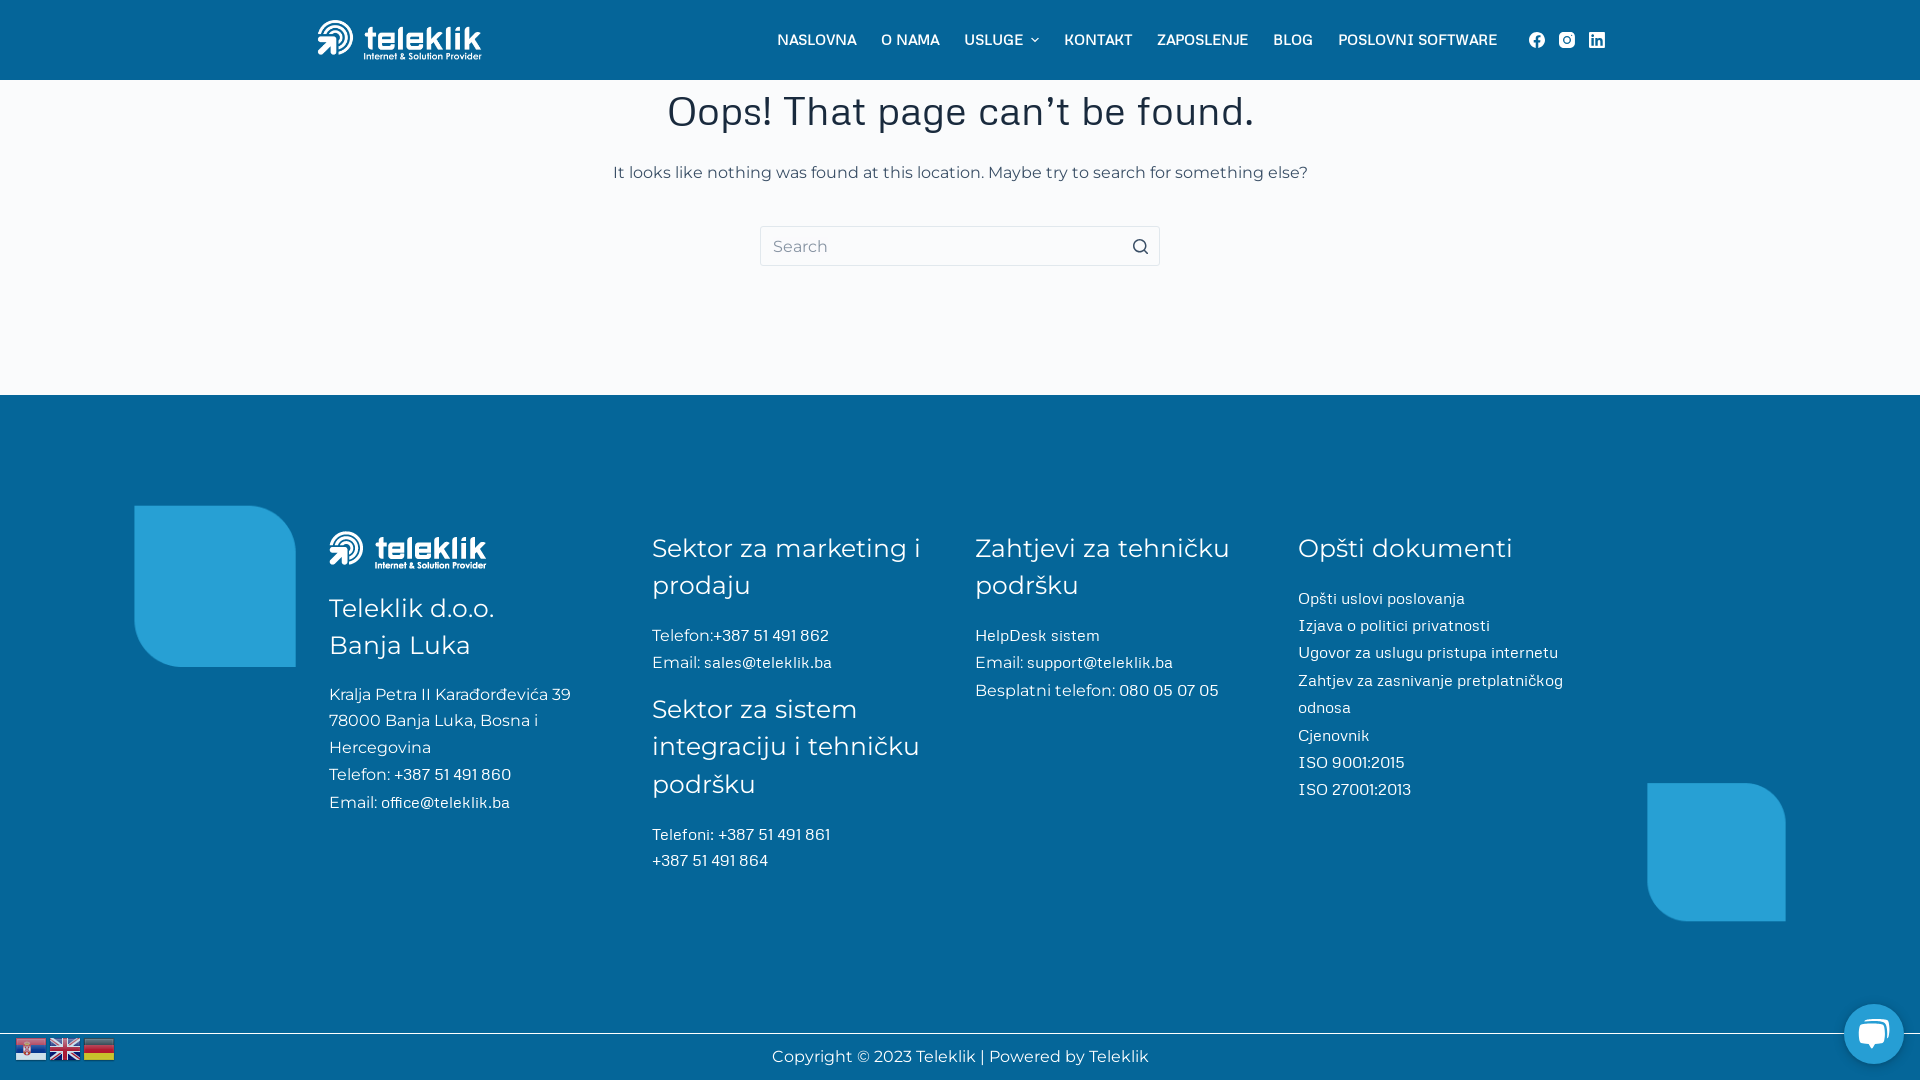 This screenshot has width=1920, height=1080. Describe the element at coordinates (767, 662) in the screenshot. I see `'sales@teleklik.ba'` at that location.